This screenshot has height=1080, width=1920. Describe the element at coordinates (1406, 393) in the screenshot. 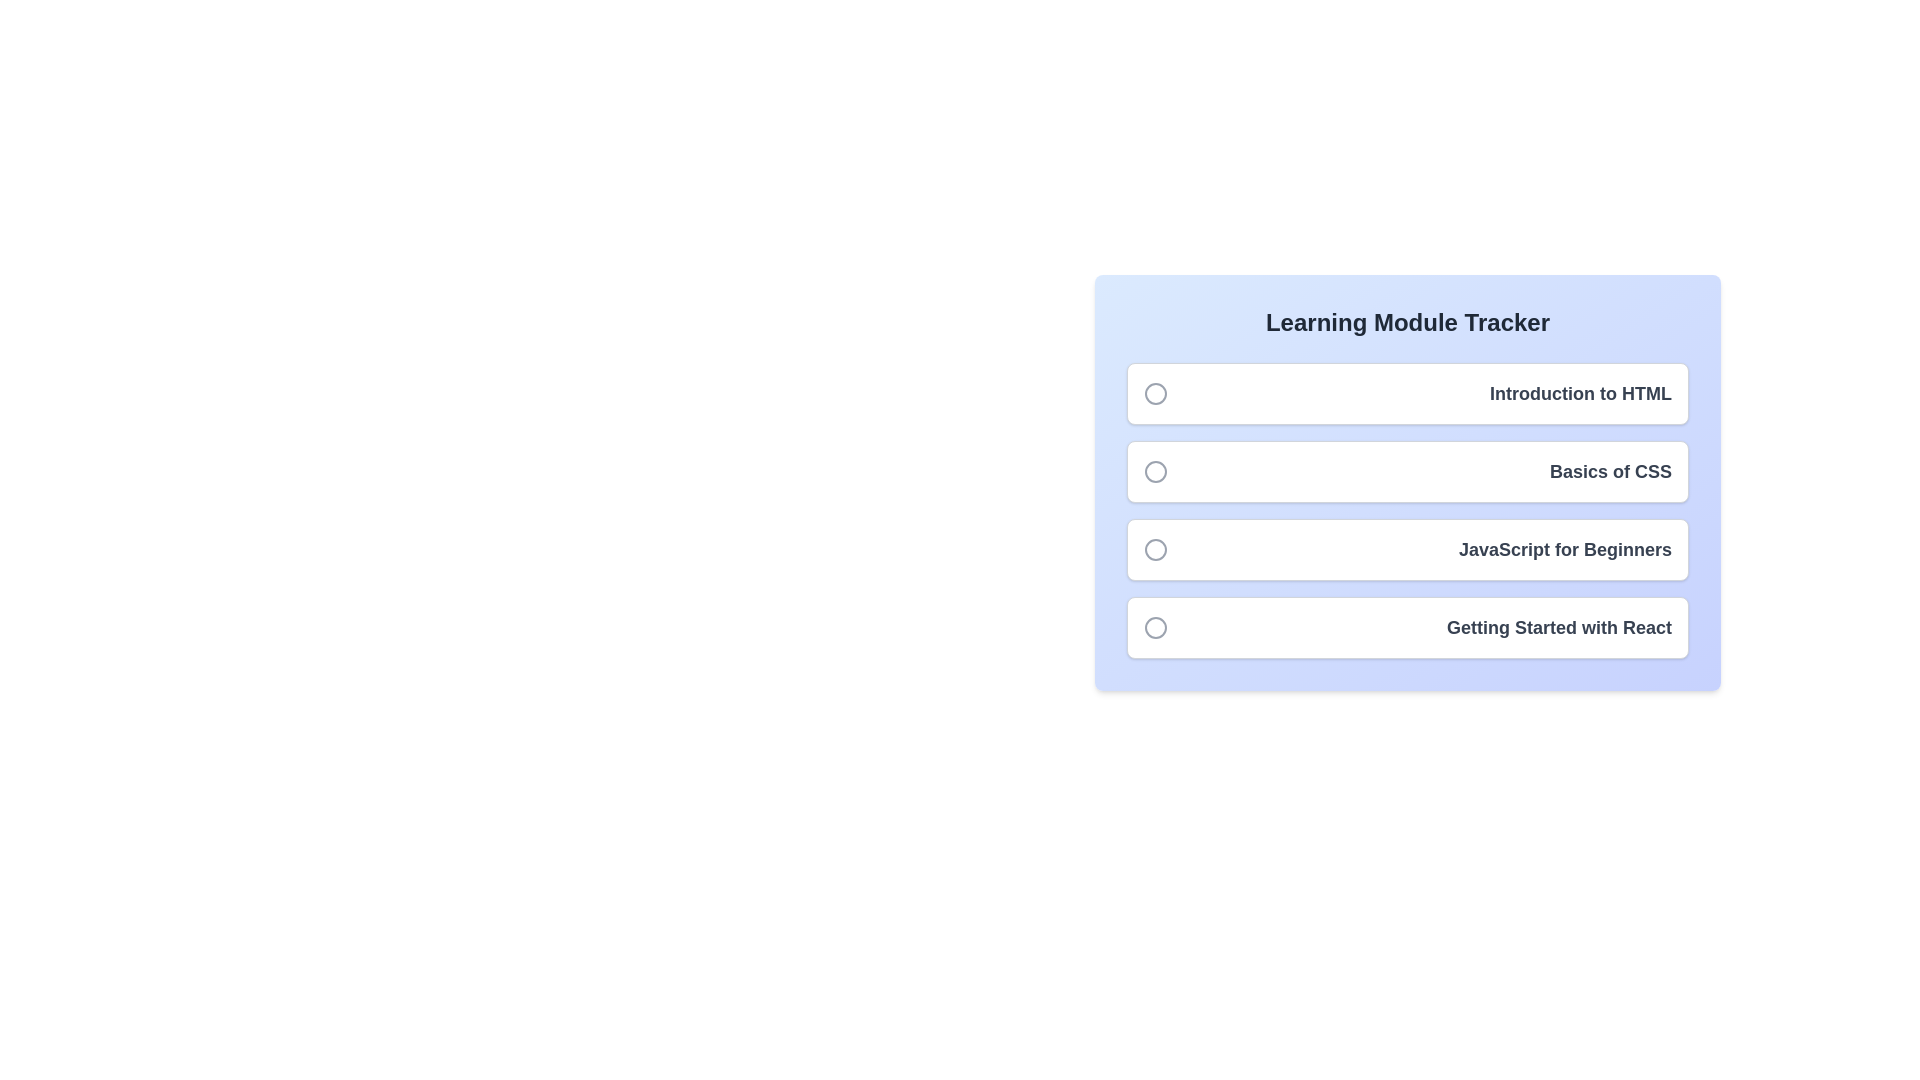

I see `the circular button on the 'Introduction to HTML' selectable list item` at that location.